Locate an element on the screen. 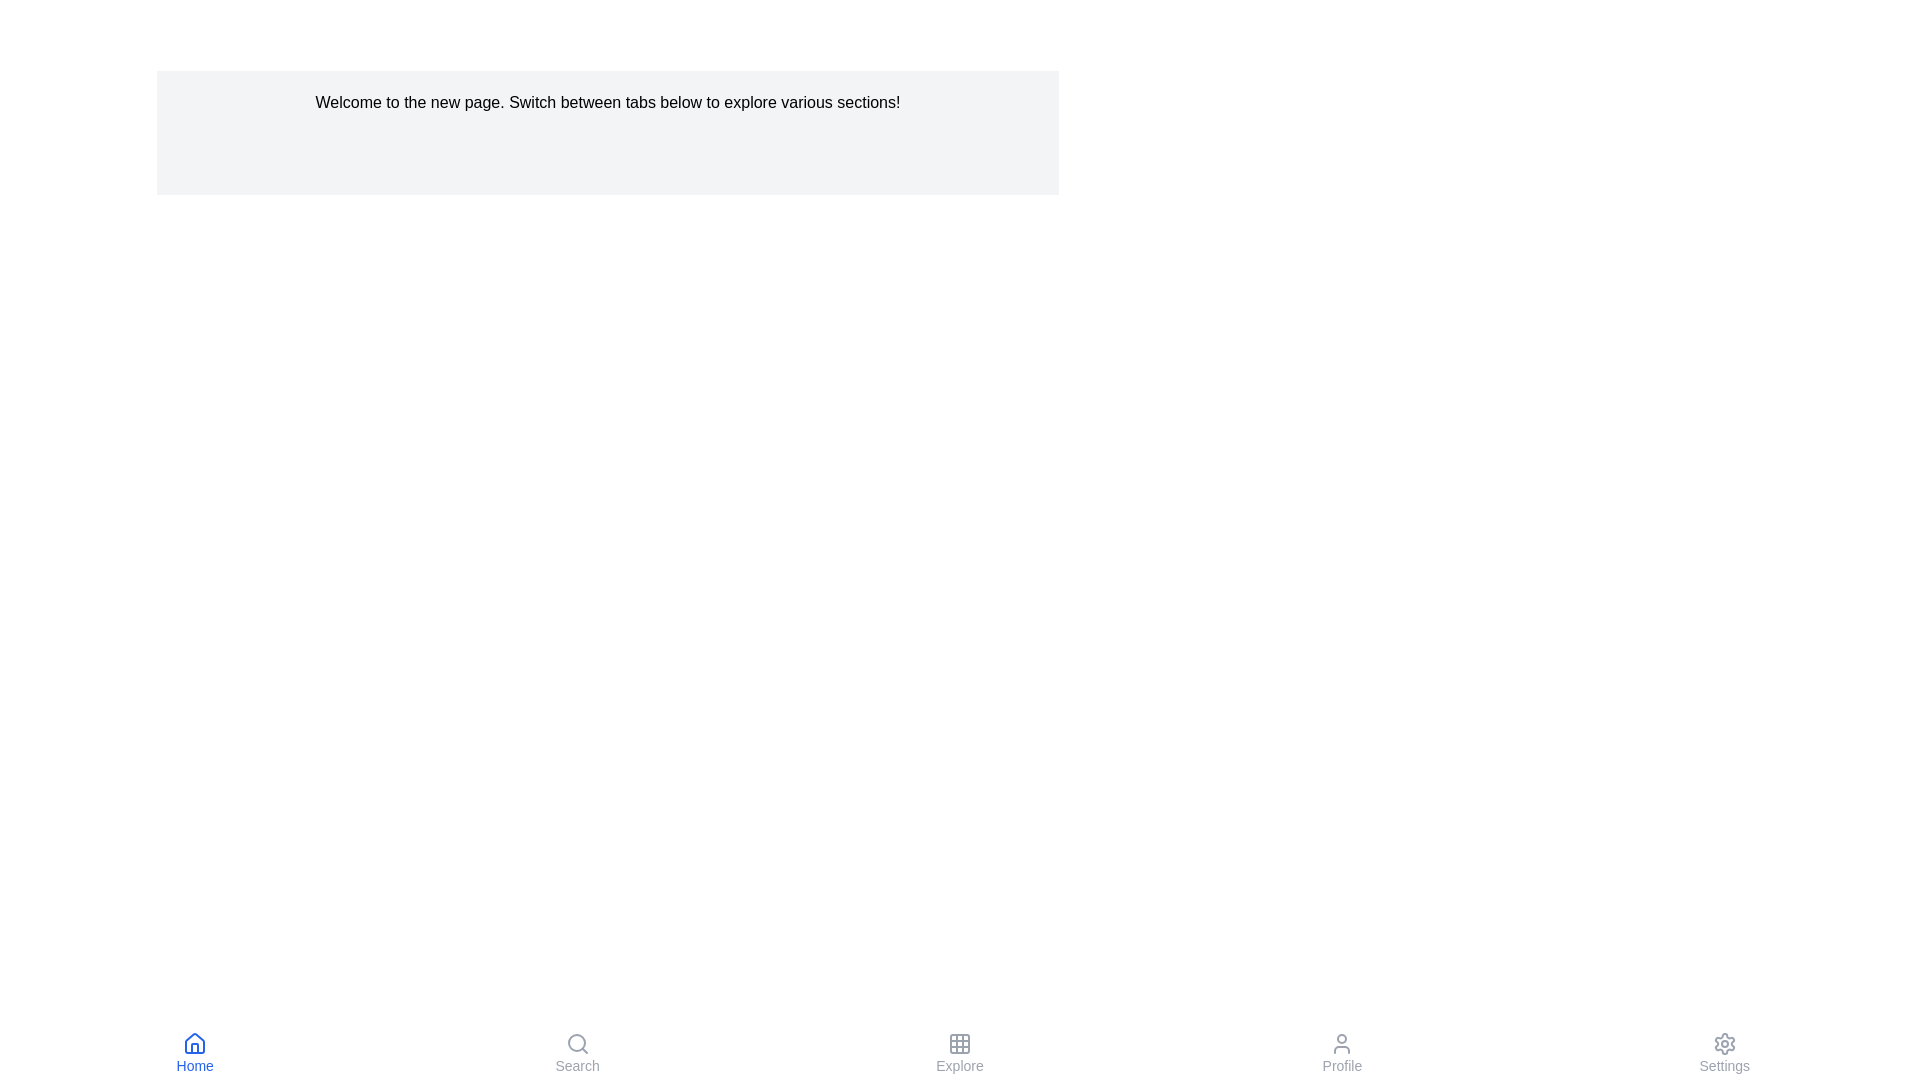 The image size is (1920, 1080). the gear icon located on the far right of the bottom navigation bar is located at coordinates (1723, 1043).